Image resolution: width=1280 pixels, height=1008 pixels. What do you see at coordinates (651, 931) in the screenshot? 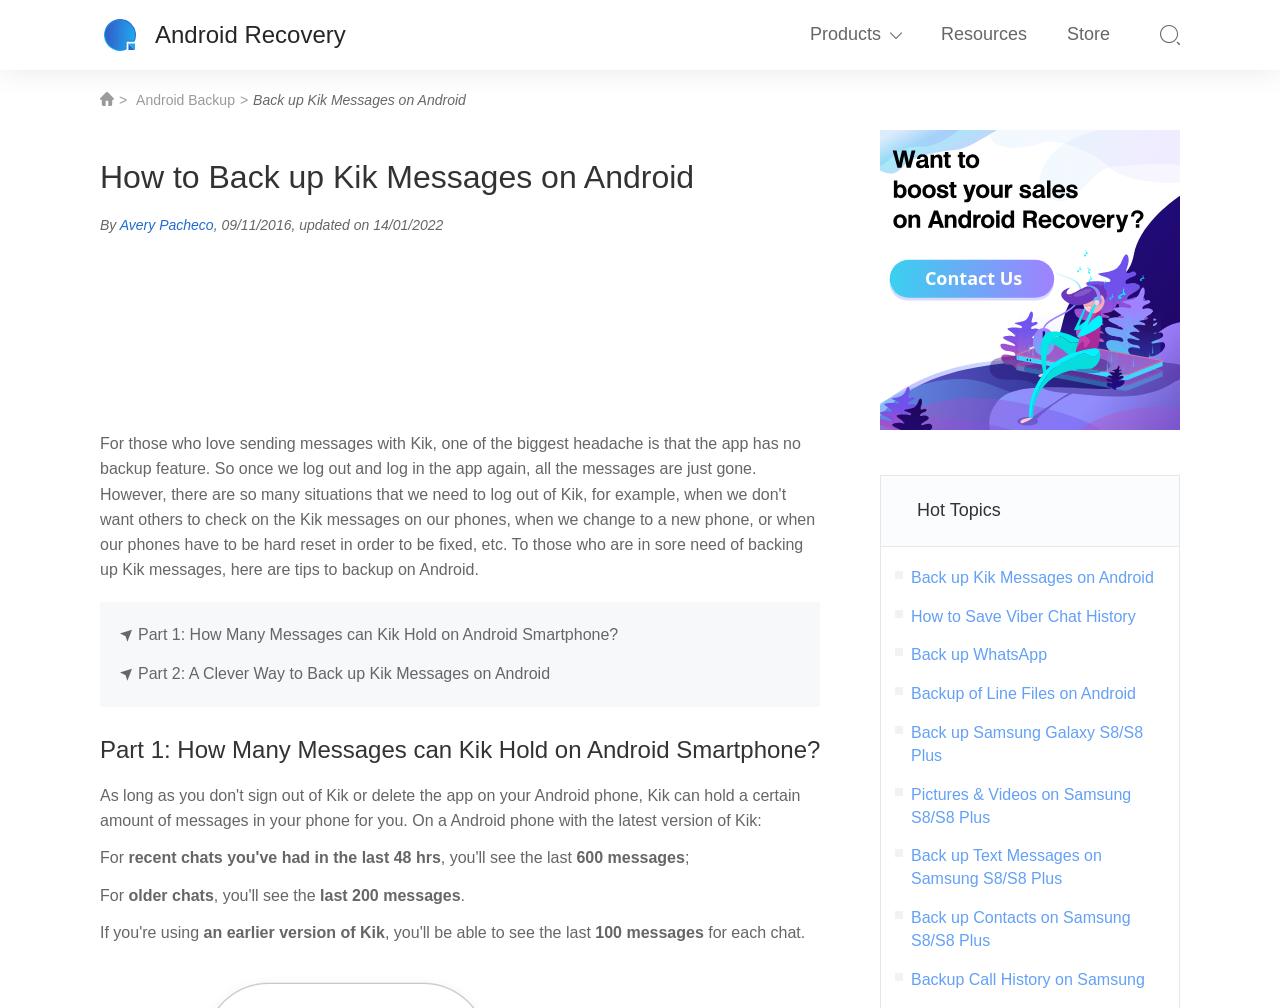
I see `'100 messages'` at bounding box center [651, 931].